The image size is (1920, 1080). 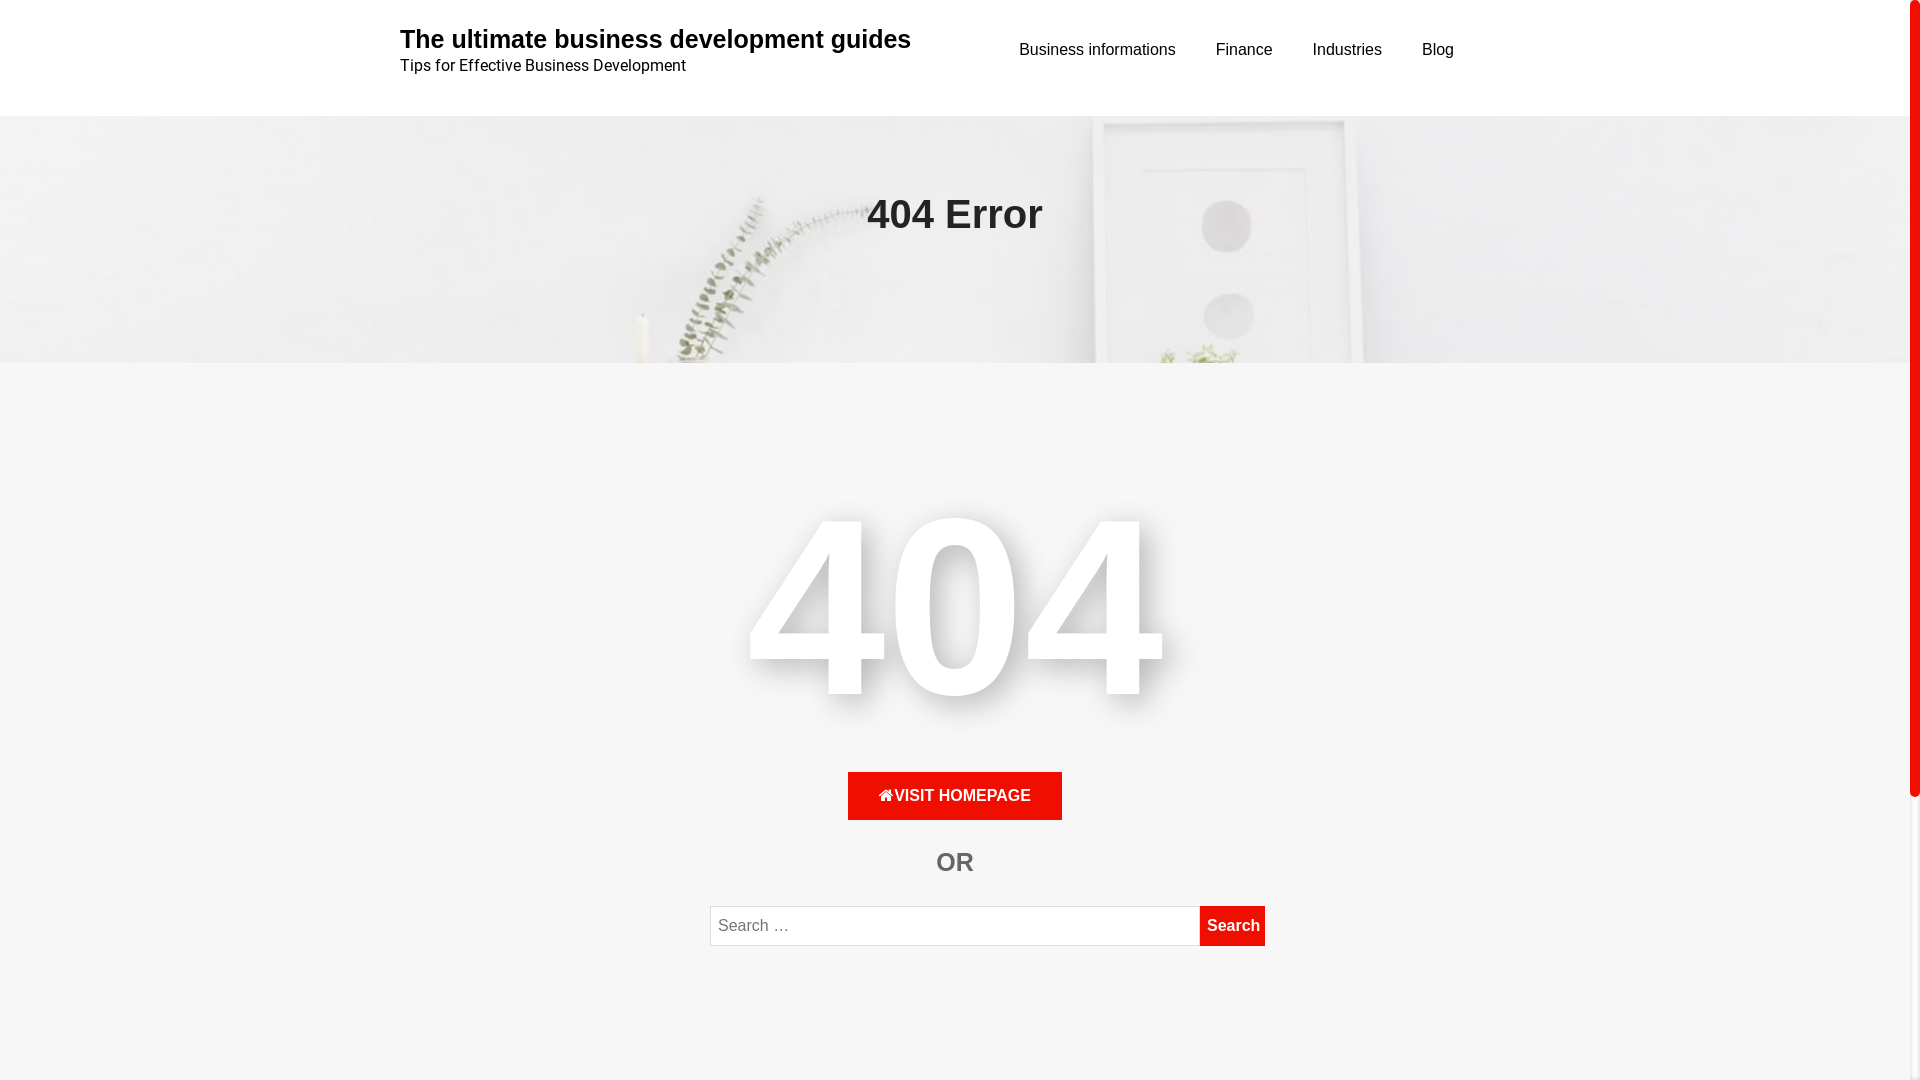 I want to click on 'Industries', so click(x=1347, y=49).